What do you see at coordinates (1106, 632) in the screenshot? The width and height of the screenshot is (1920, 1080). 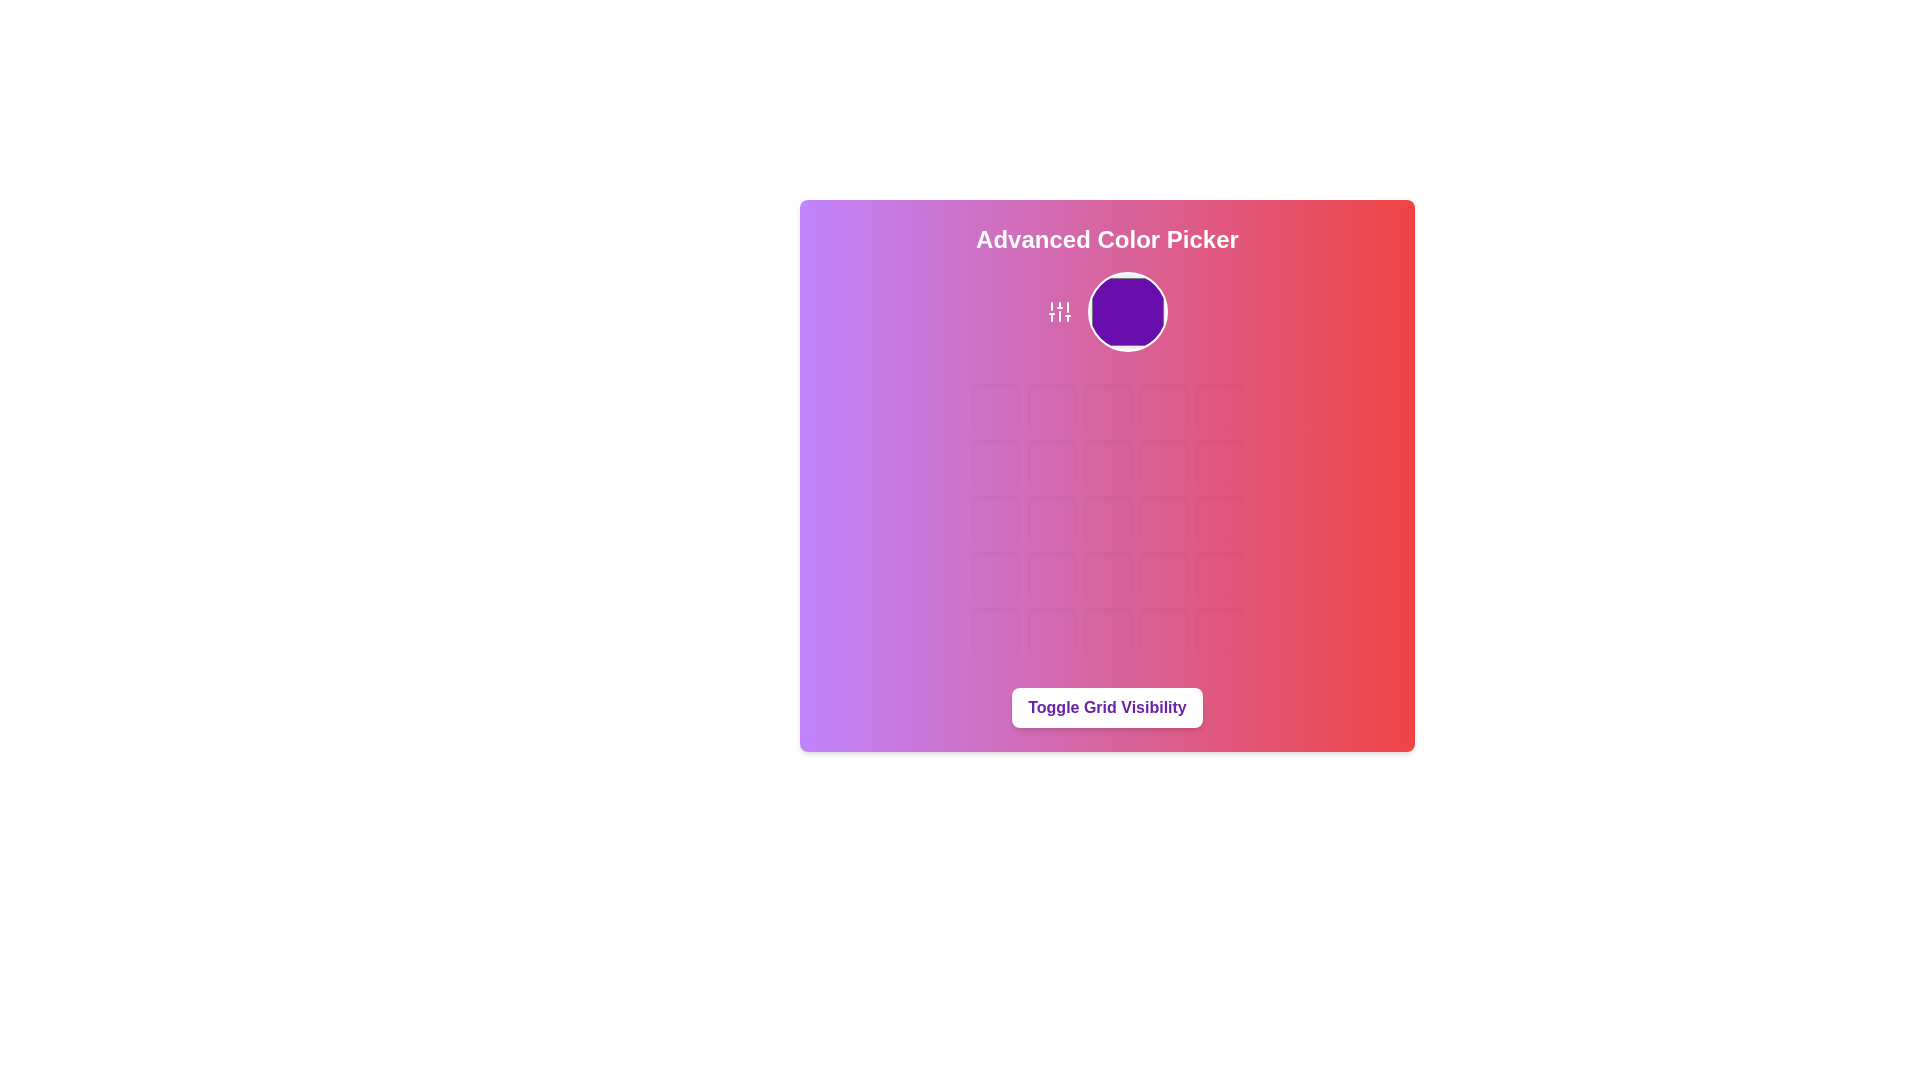 I see `the third cell in the fifth row of the 5x5 grid layout` at bounding box center [1106, 632].